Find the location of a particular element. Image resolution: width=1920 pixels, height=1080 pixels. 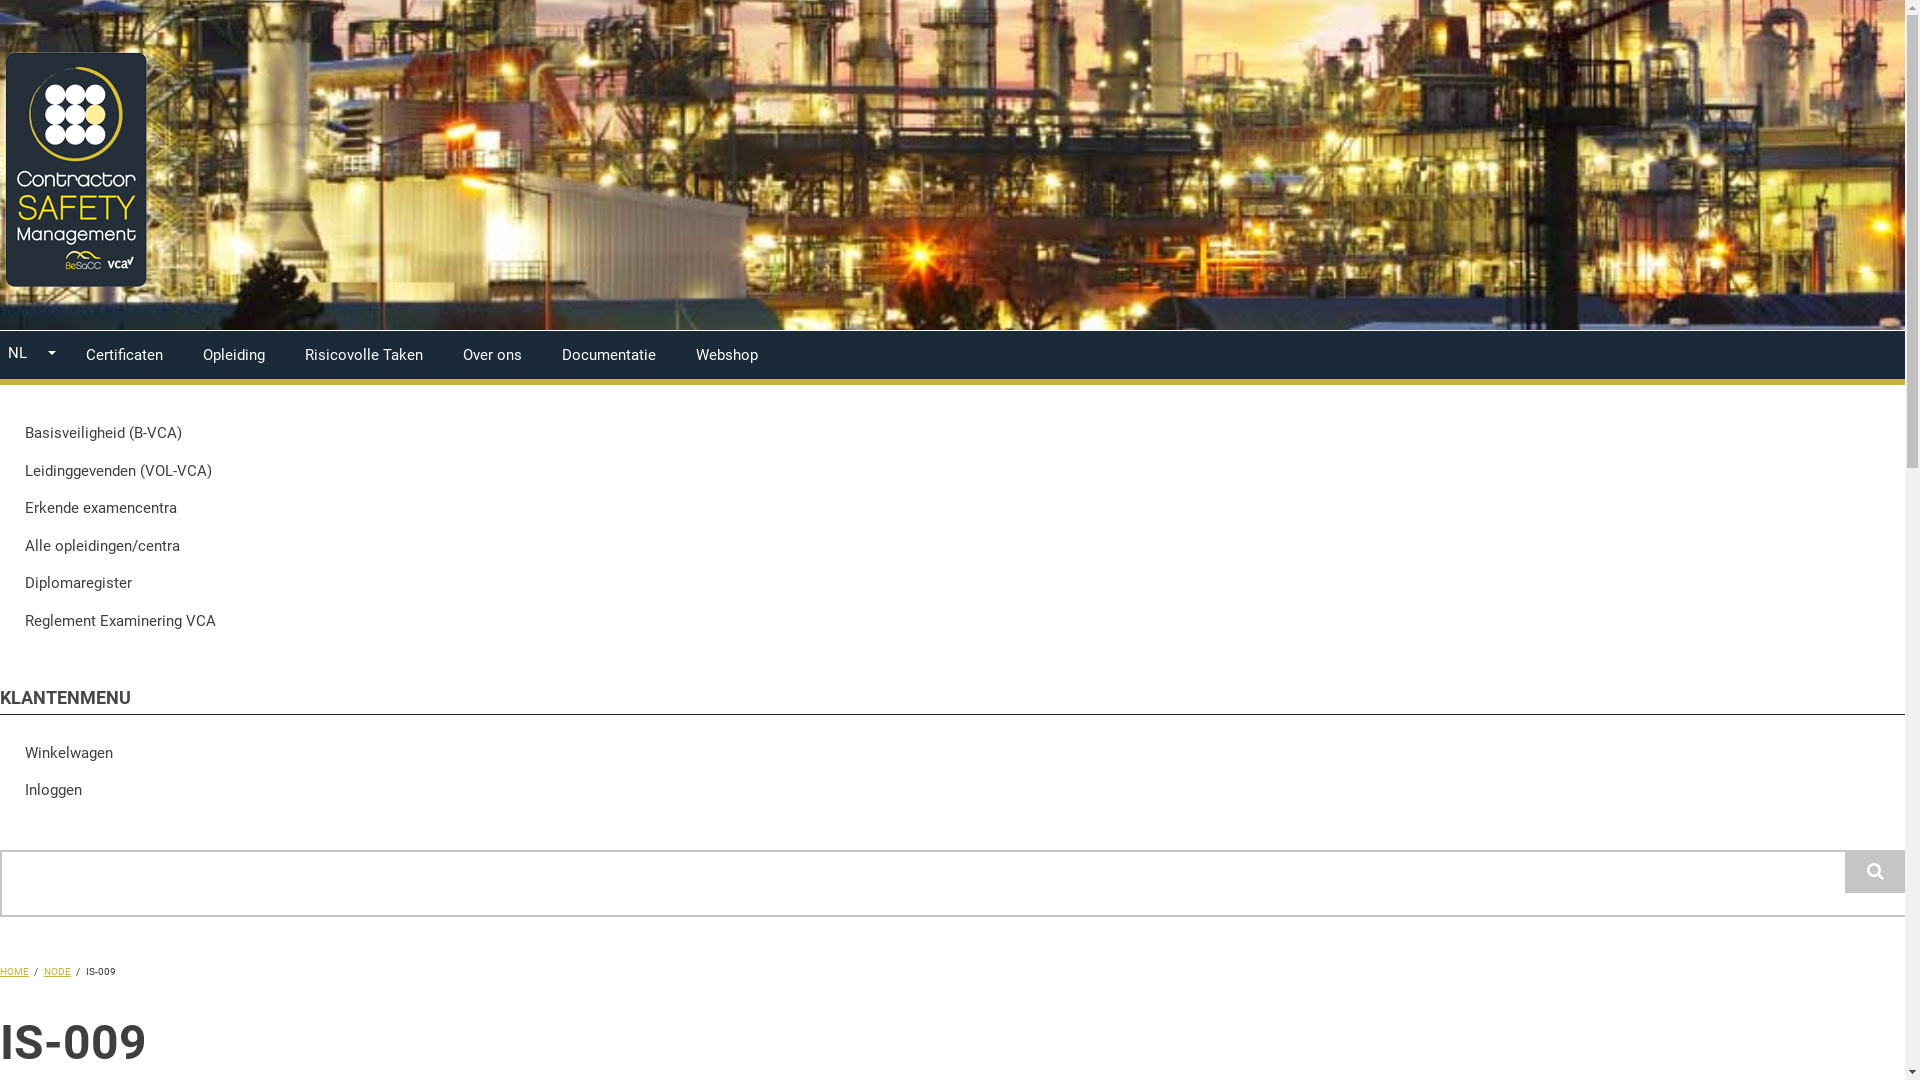

'Search' is located at coordinates (1874, 870).